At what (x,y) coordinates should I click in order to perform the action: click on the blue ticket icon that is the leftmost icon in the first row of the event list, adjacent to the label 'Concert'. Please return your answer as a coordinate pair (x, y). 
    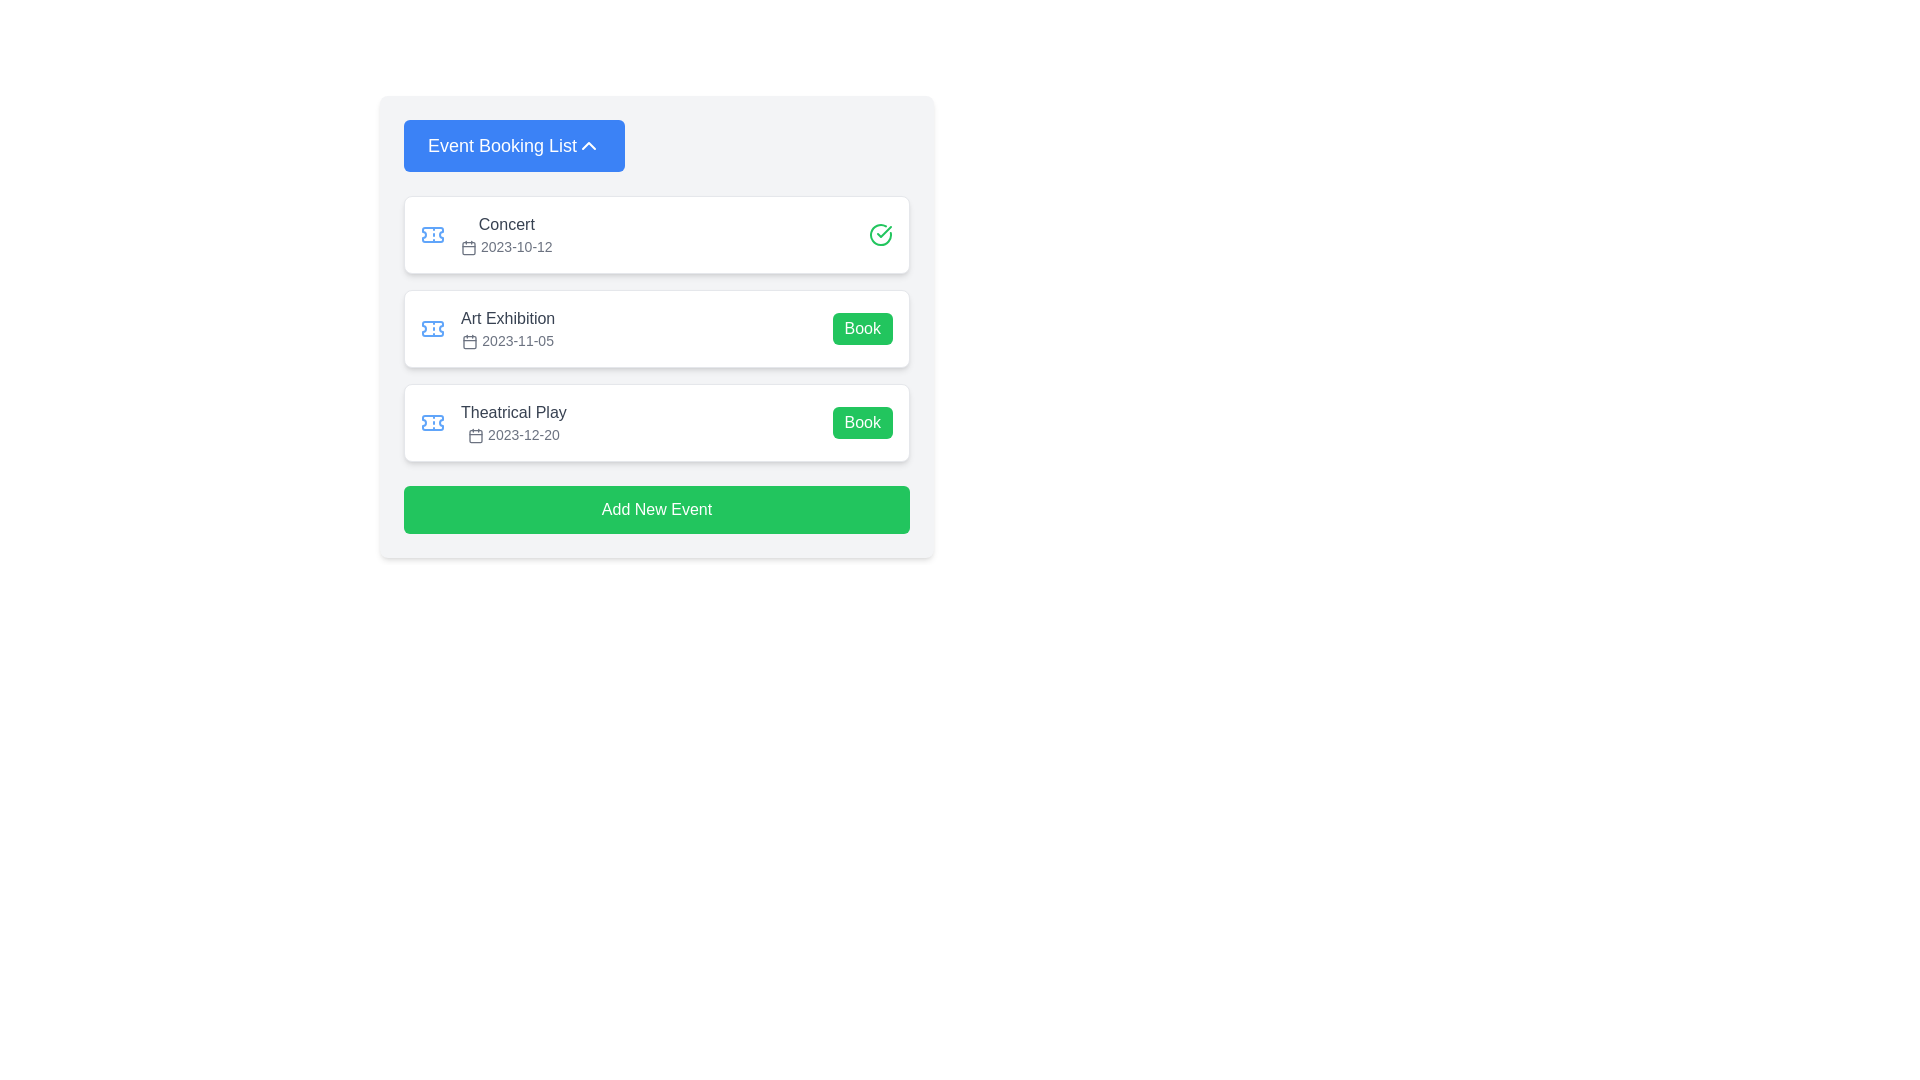
    Looking at the image, I should click on (431, 234).